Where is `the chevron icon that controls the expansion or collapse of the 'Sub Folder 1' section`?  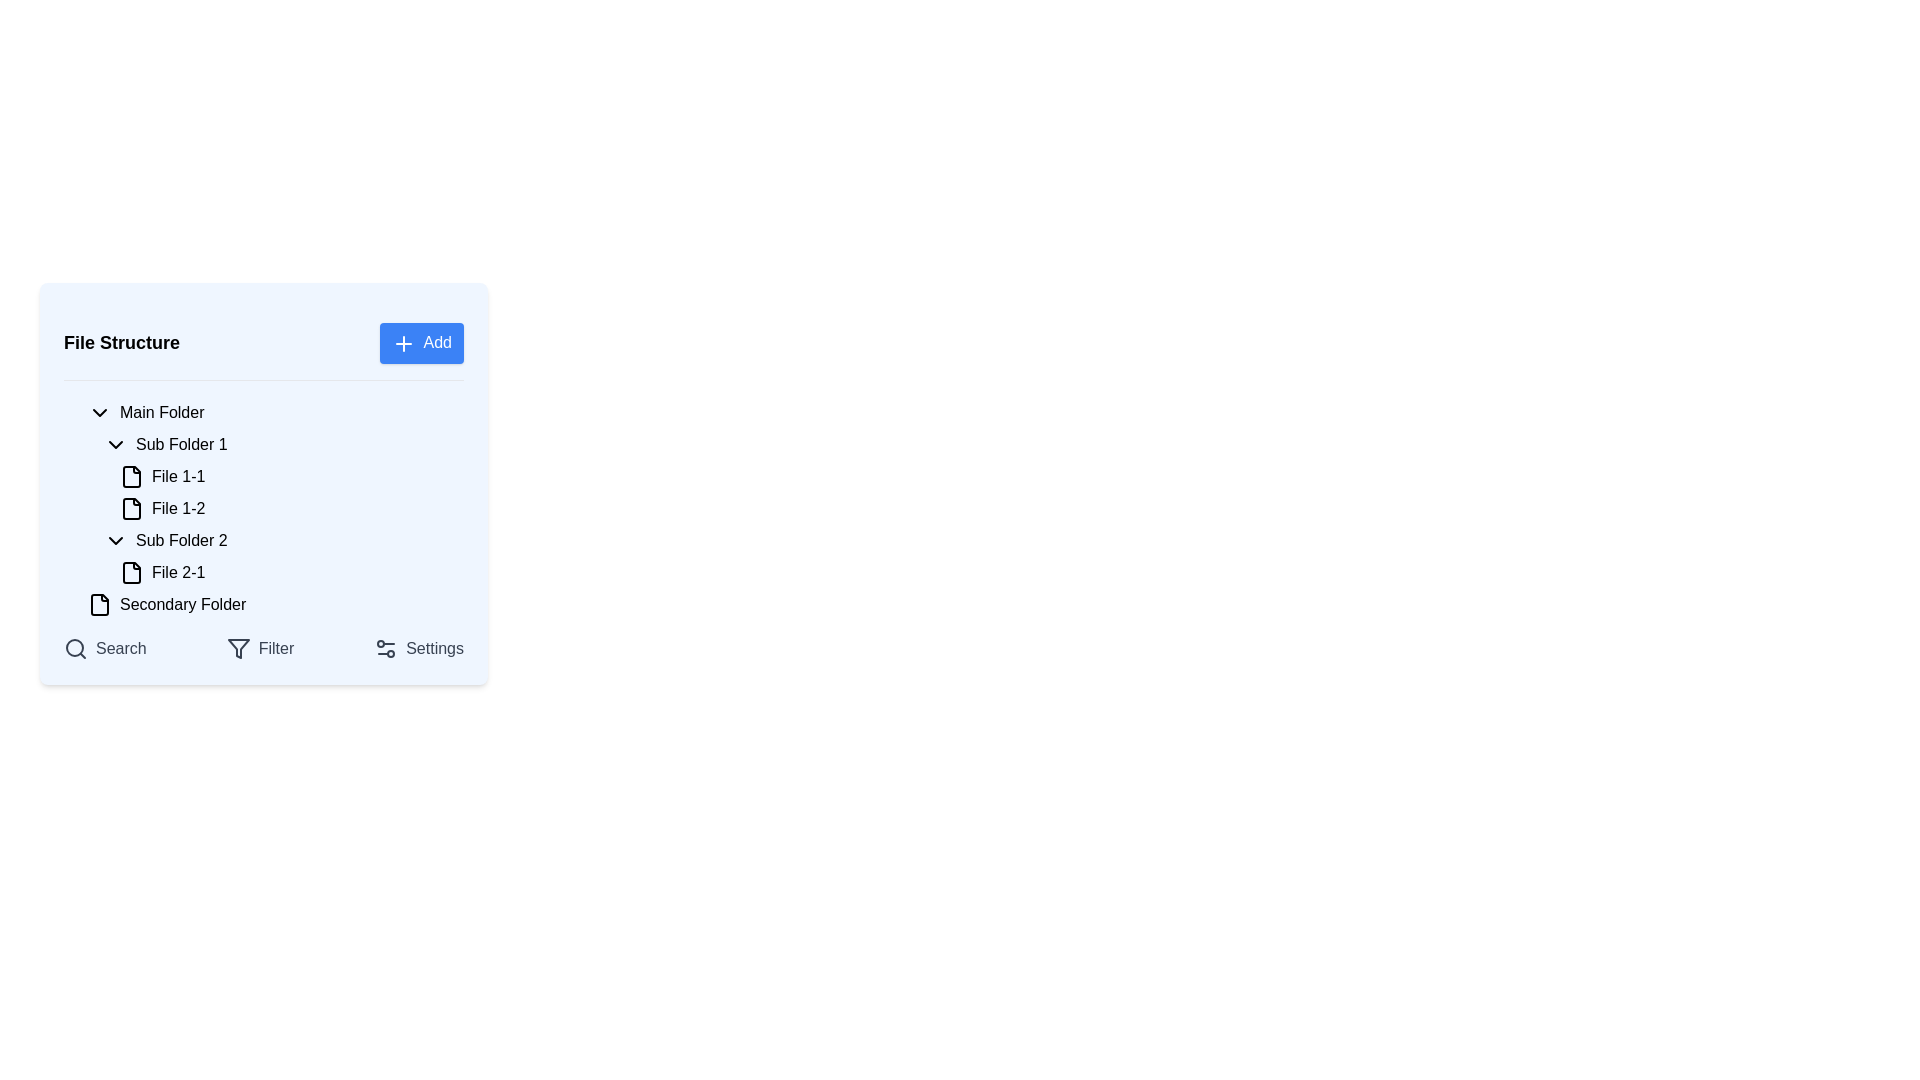 the chevron icon that controls the expansion or collapse of the 'Sub Folder 1' section is located at coordinates (114, 442).